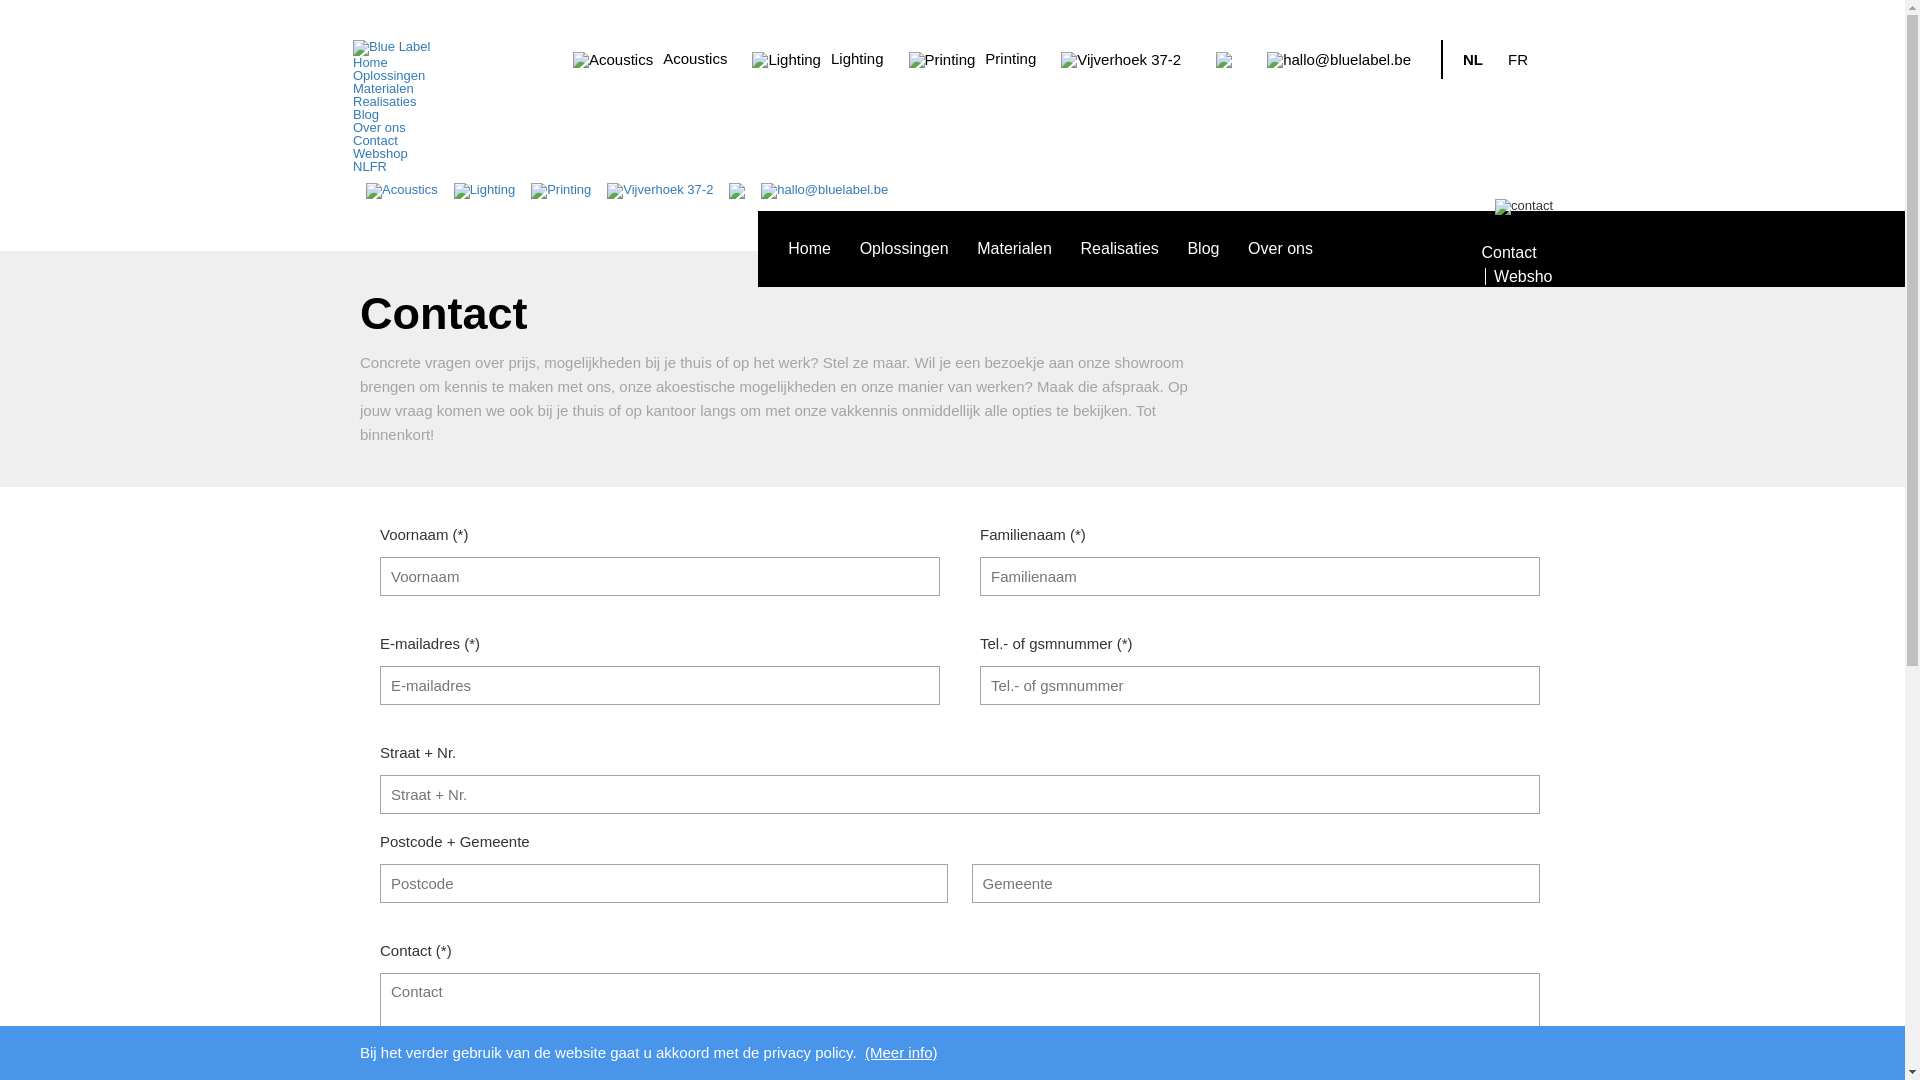 This screenshot has width=1920, height=1080. I want to click on 'Blog', so click(1202, 247).